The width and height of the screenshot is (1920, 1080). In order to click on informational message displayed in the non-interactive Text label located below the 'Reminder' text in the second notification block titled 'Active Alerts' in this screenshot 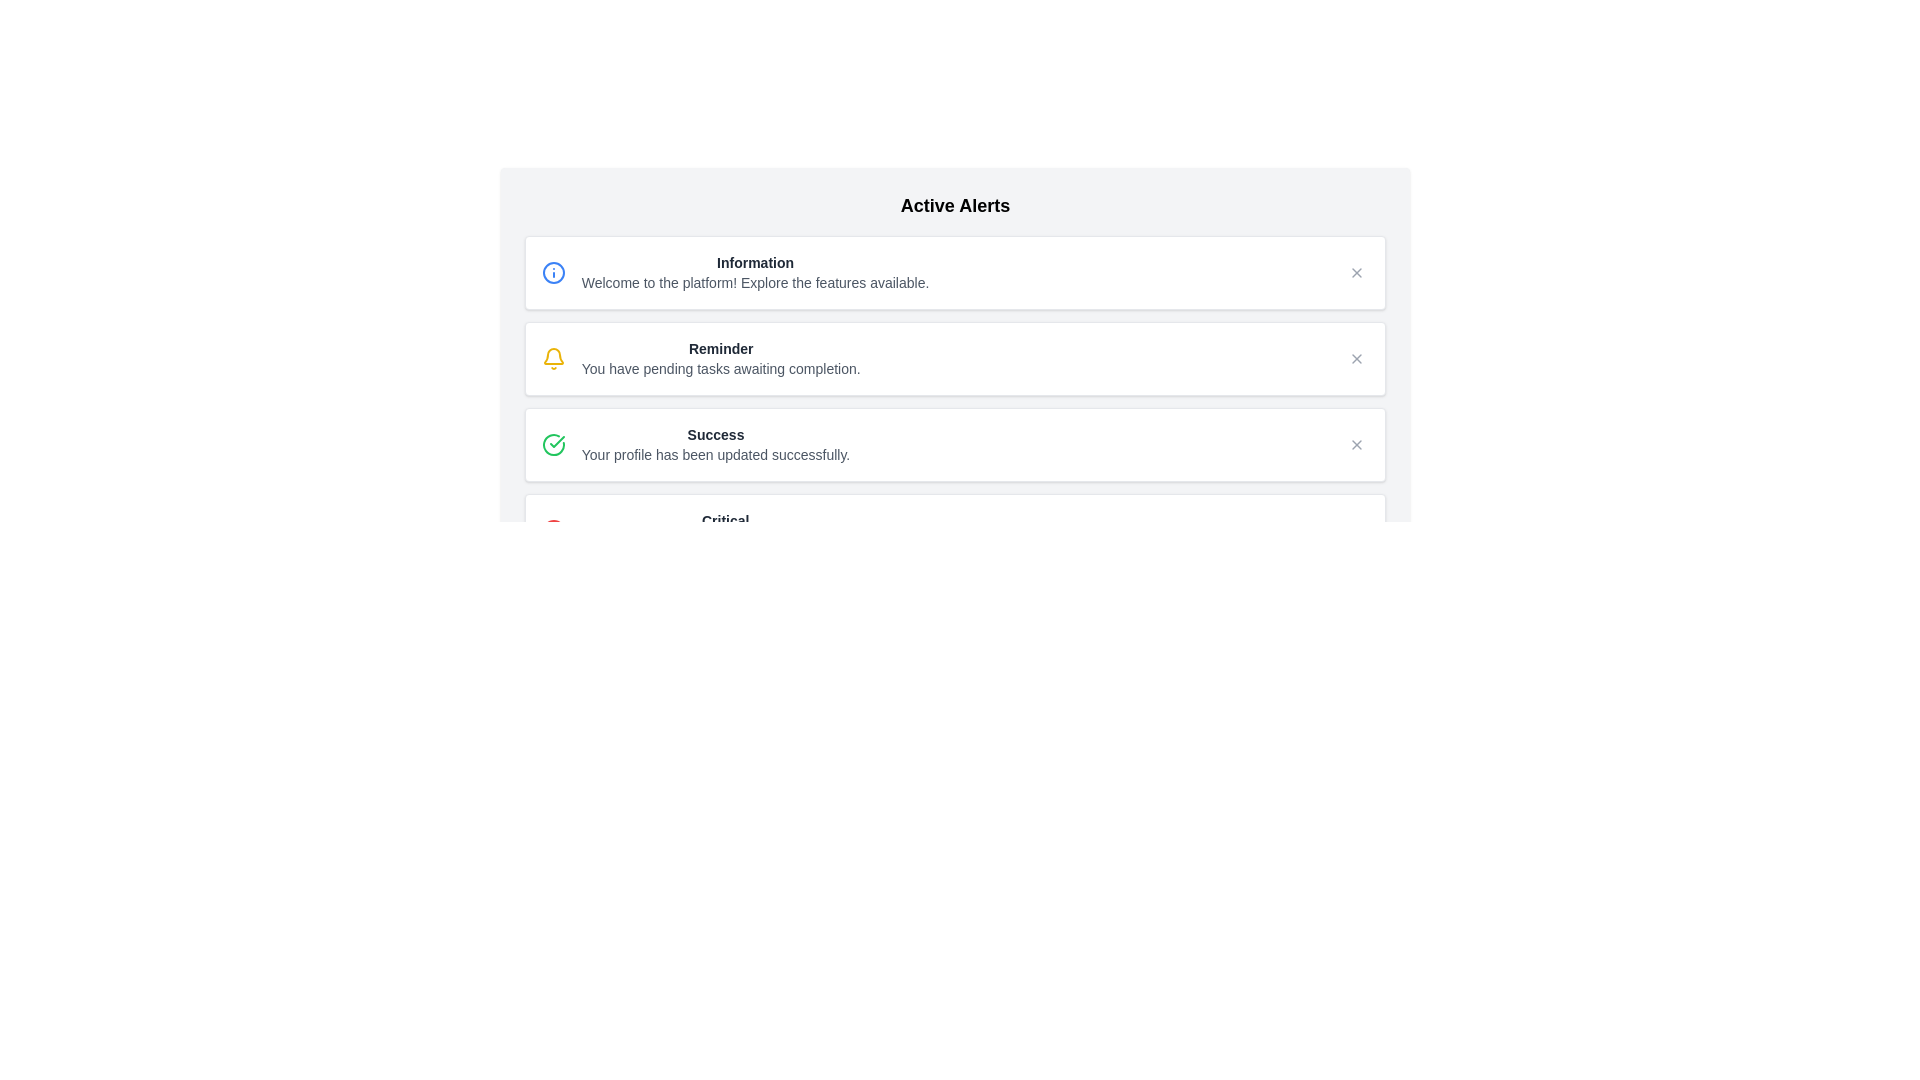, I will do `click(720, 369)`.